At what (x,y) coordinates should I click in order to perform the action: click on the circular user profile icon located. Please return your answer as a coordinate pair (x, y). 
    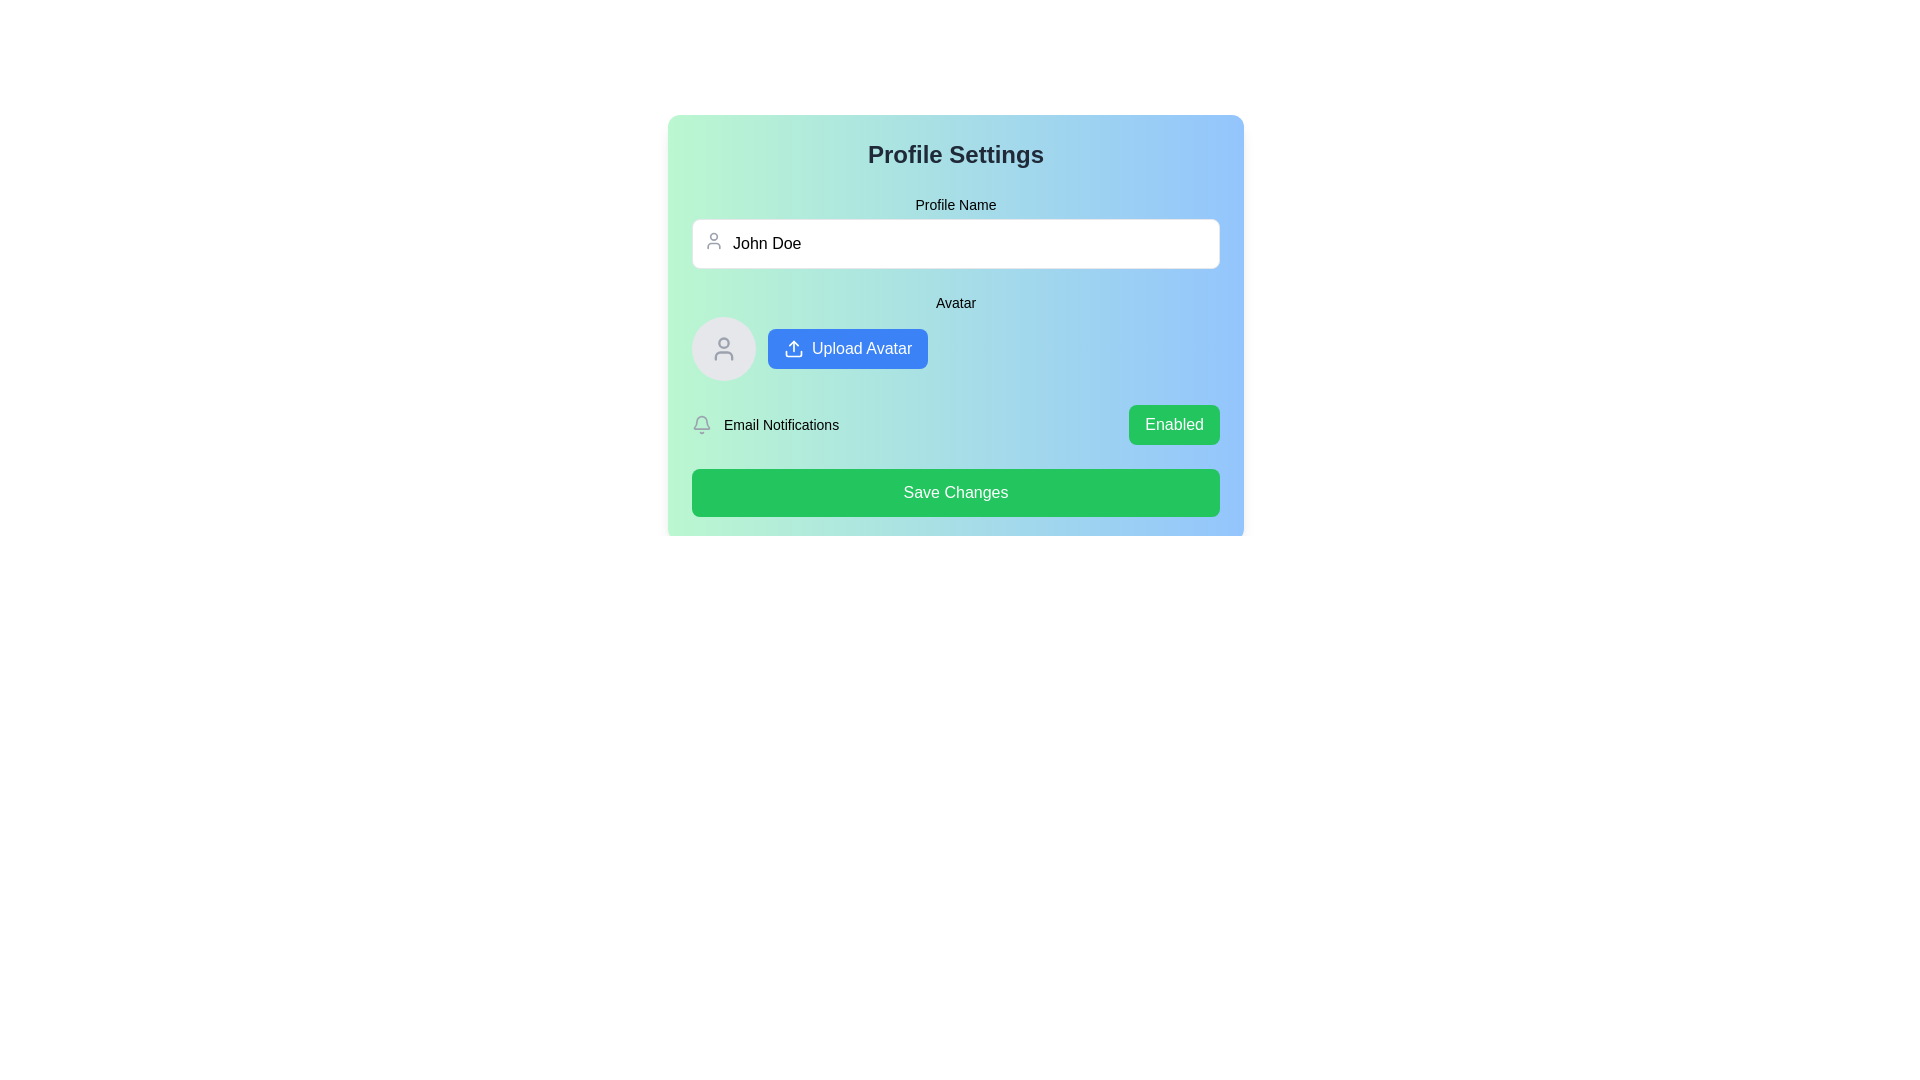
    Looking at the image, I should click on (723, 347).